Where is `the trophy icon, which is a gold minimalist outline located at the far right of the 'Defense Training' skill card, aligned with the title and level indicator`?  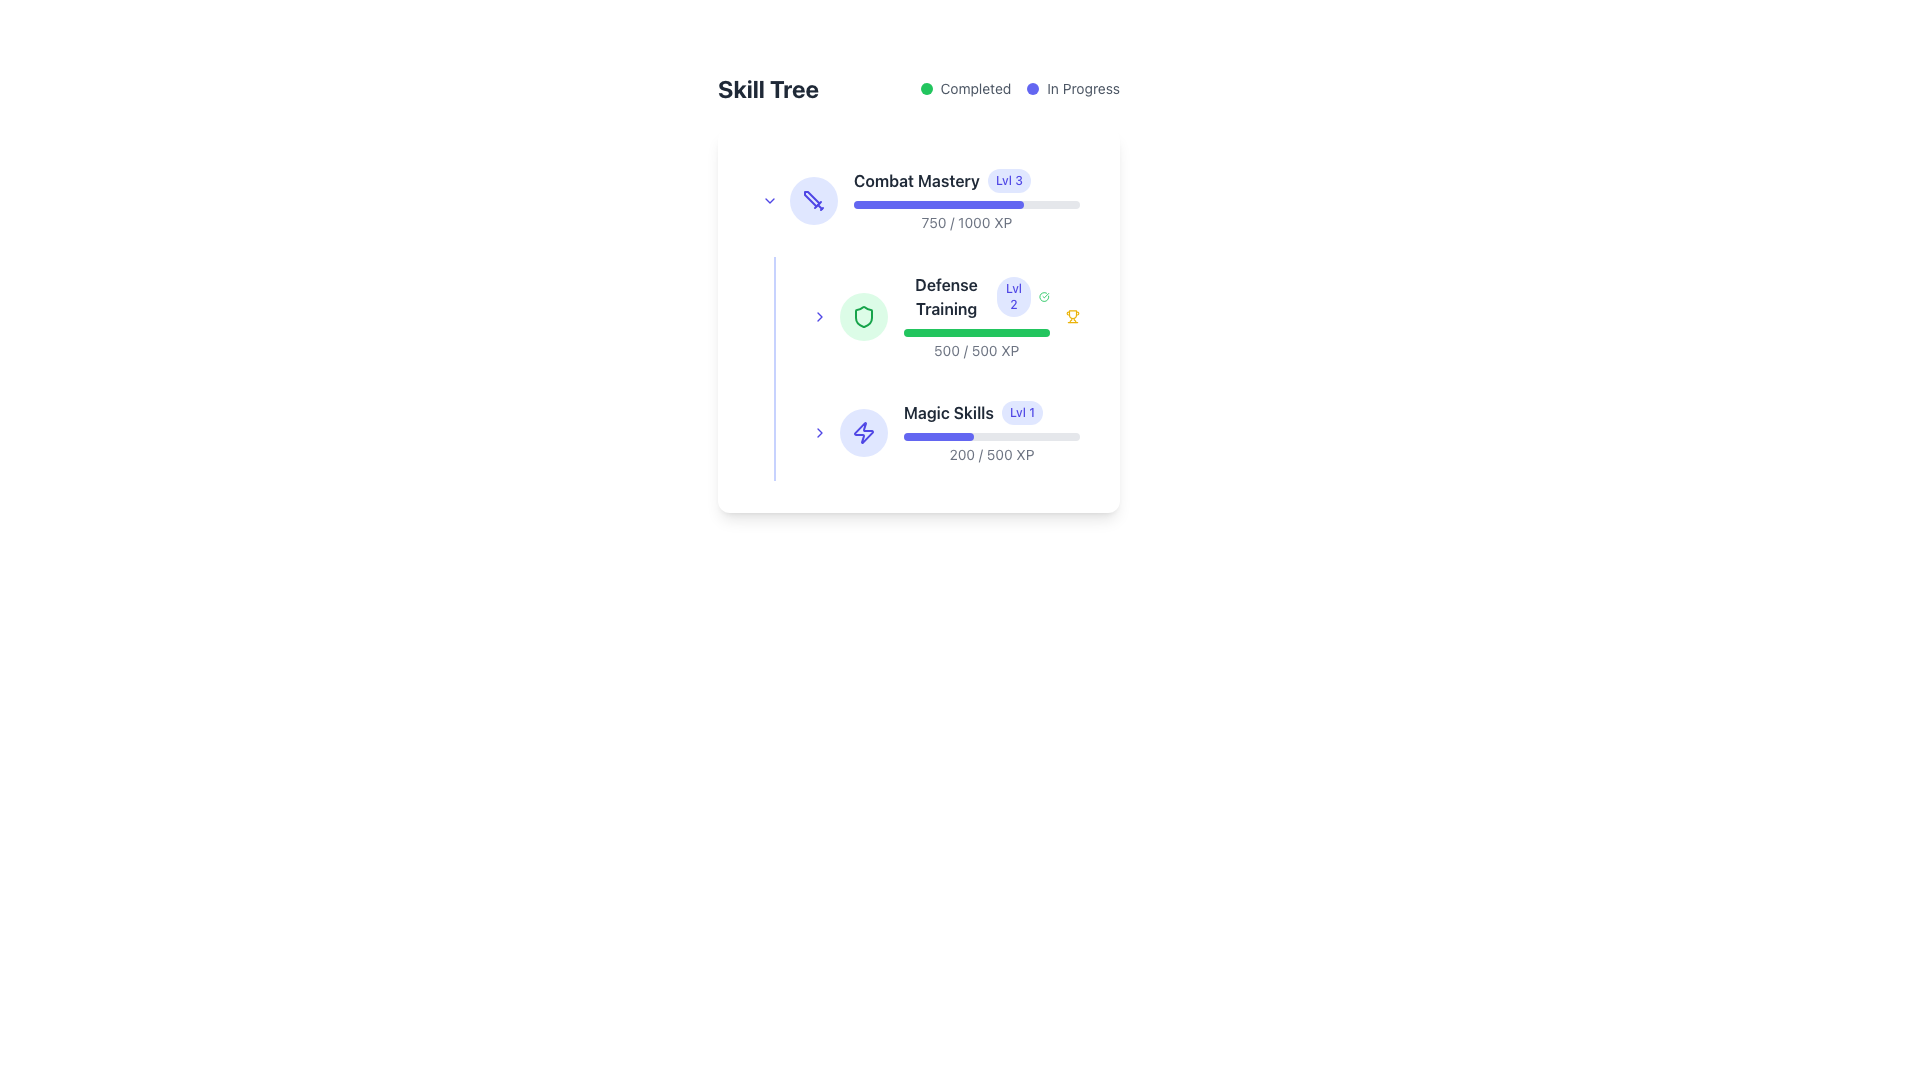
the trophy icon, which is a gold minimalist outline located at the far right of the 'Defense Training' skill card, aligned with the title and level indicator is located at coordinates (1071, 315).